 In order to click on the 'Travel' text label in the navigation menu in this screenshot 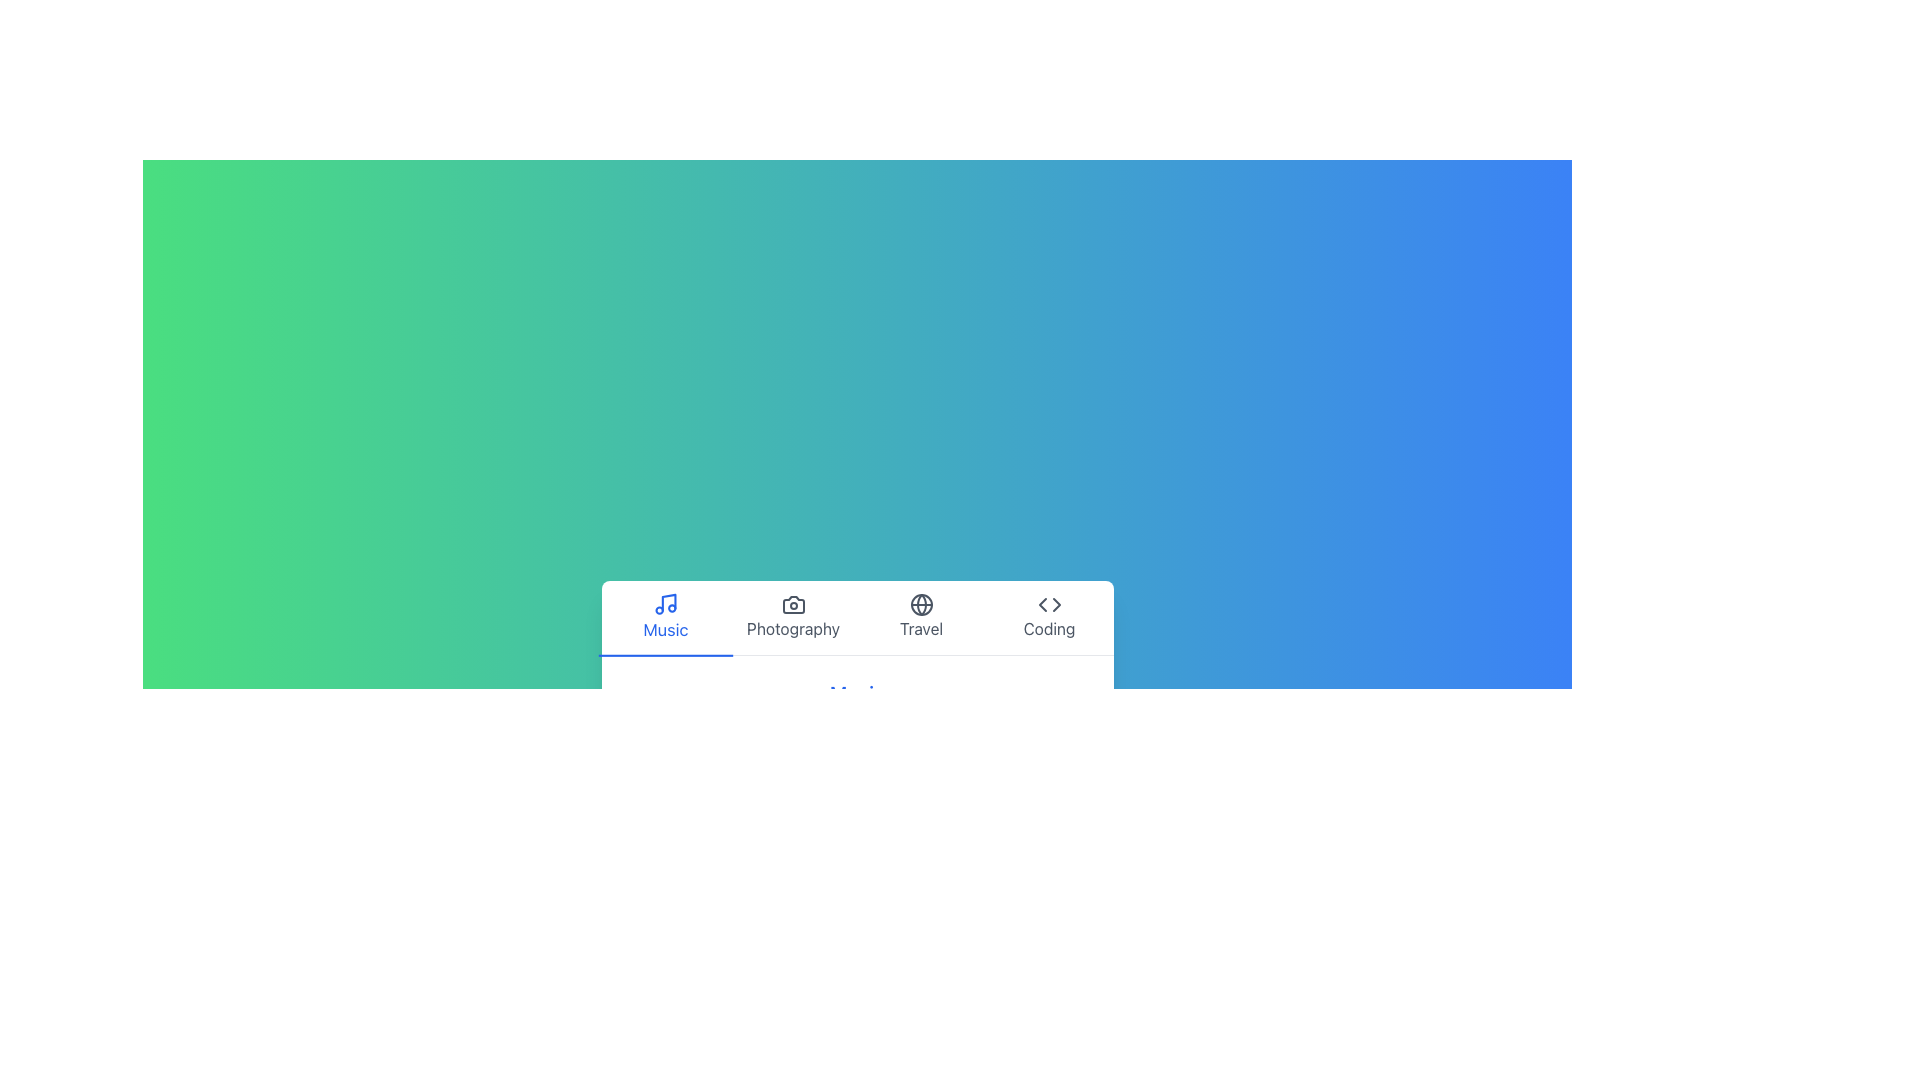, I will do `click(920, 627)`.